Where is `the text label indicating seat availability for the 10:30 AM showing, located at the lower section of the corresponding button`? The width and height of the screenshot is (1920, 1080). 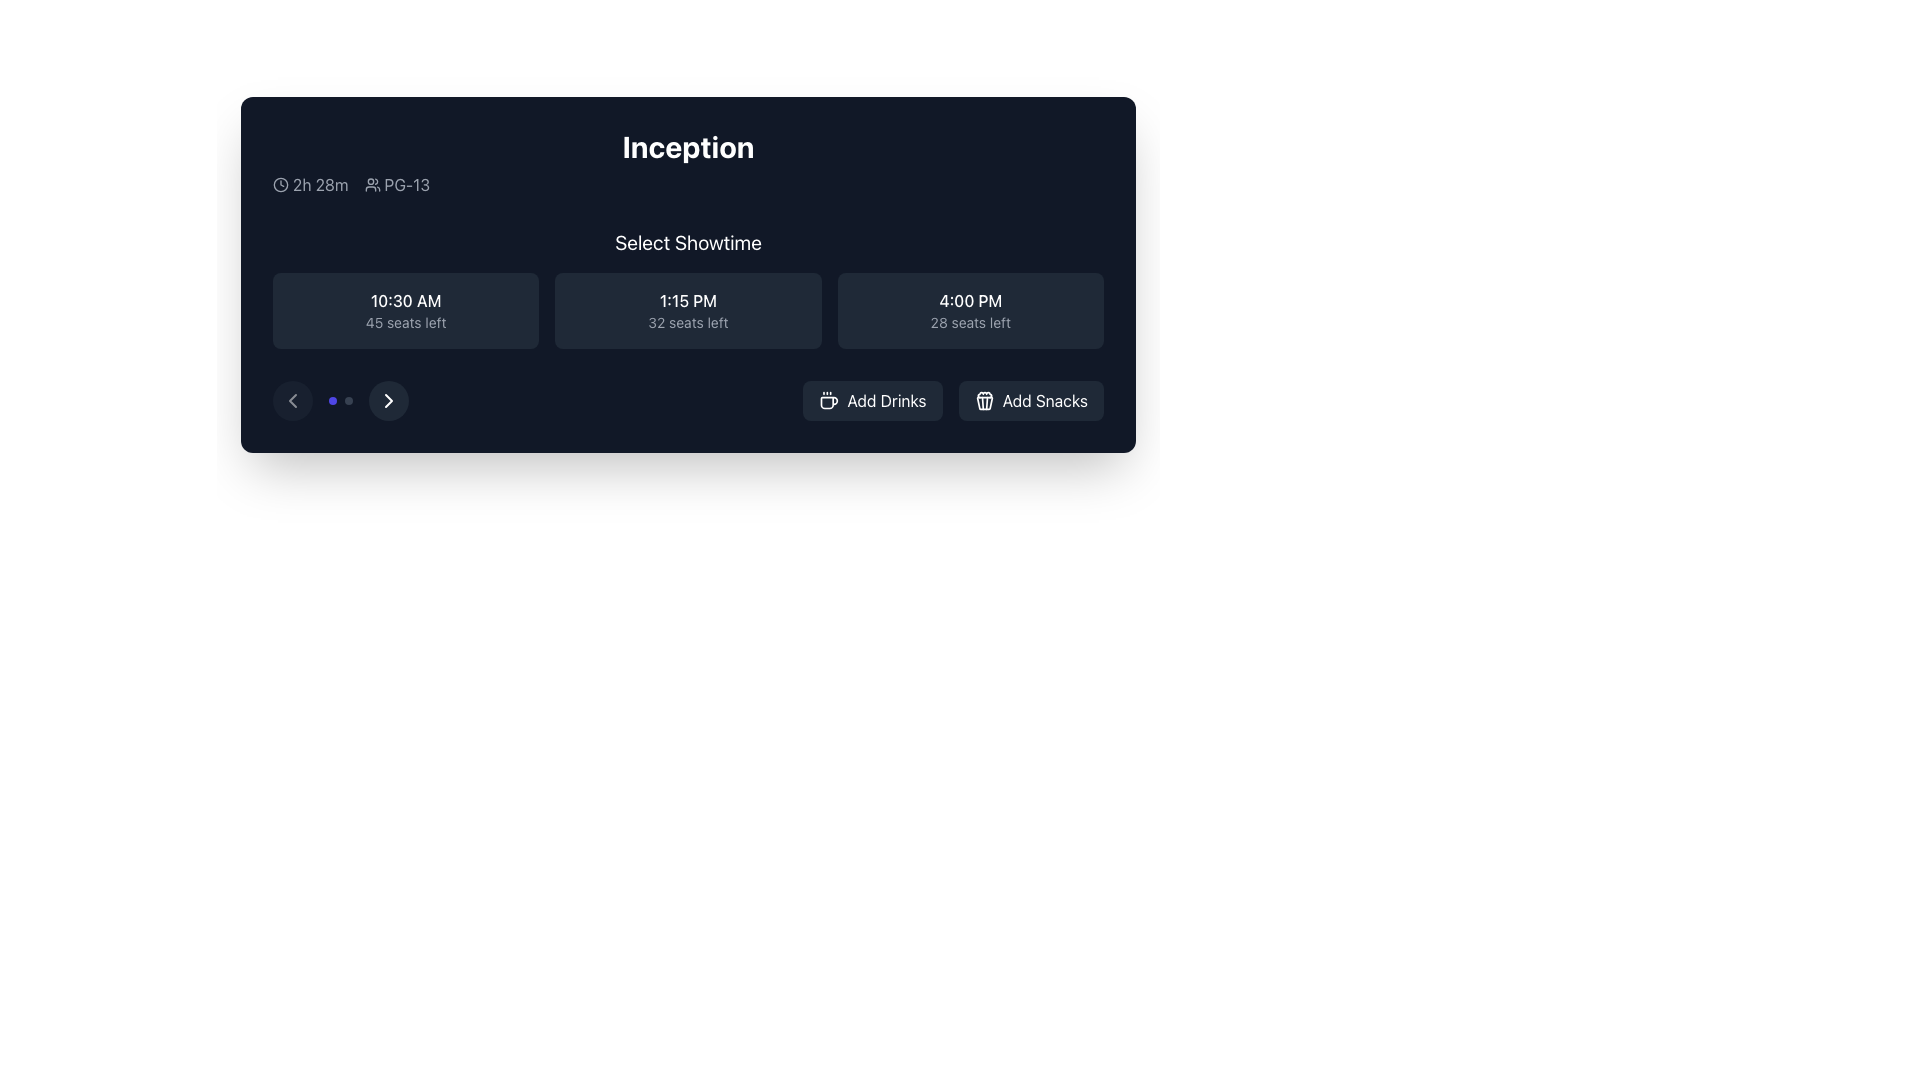
the text label indicating seat availability for the 10:30 AM showing, located at the lower section of the corresponding button is located at coordinates (405, 322).